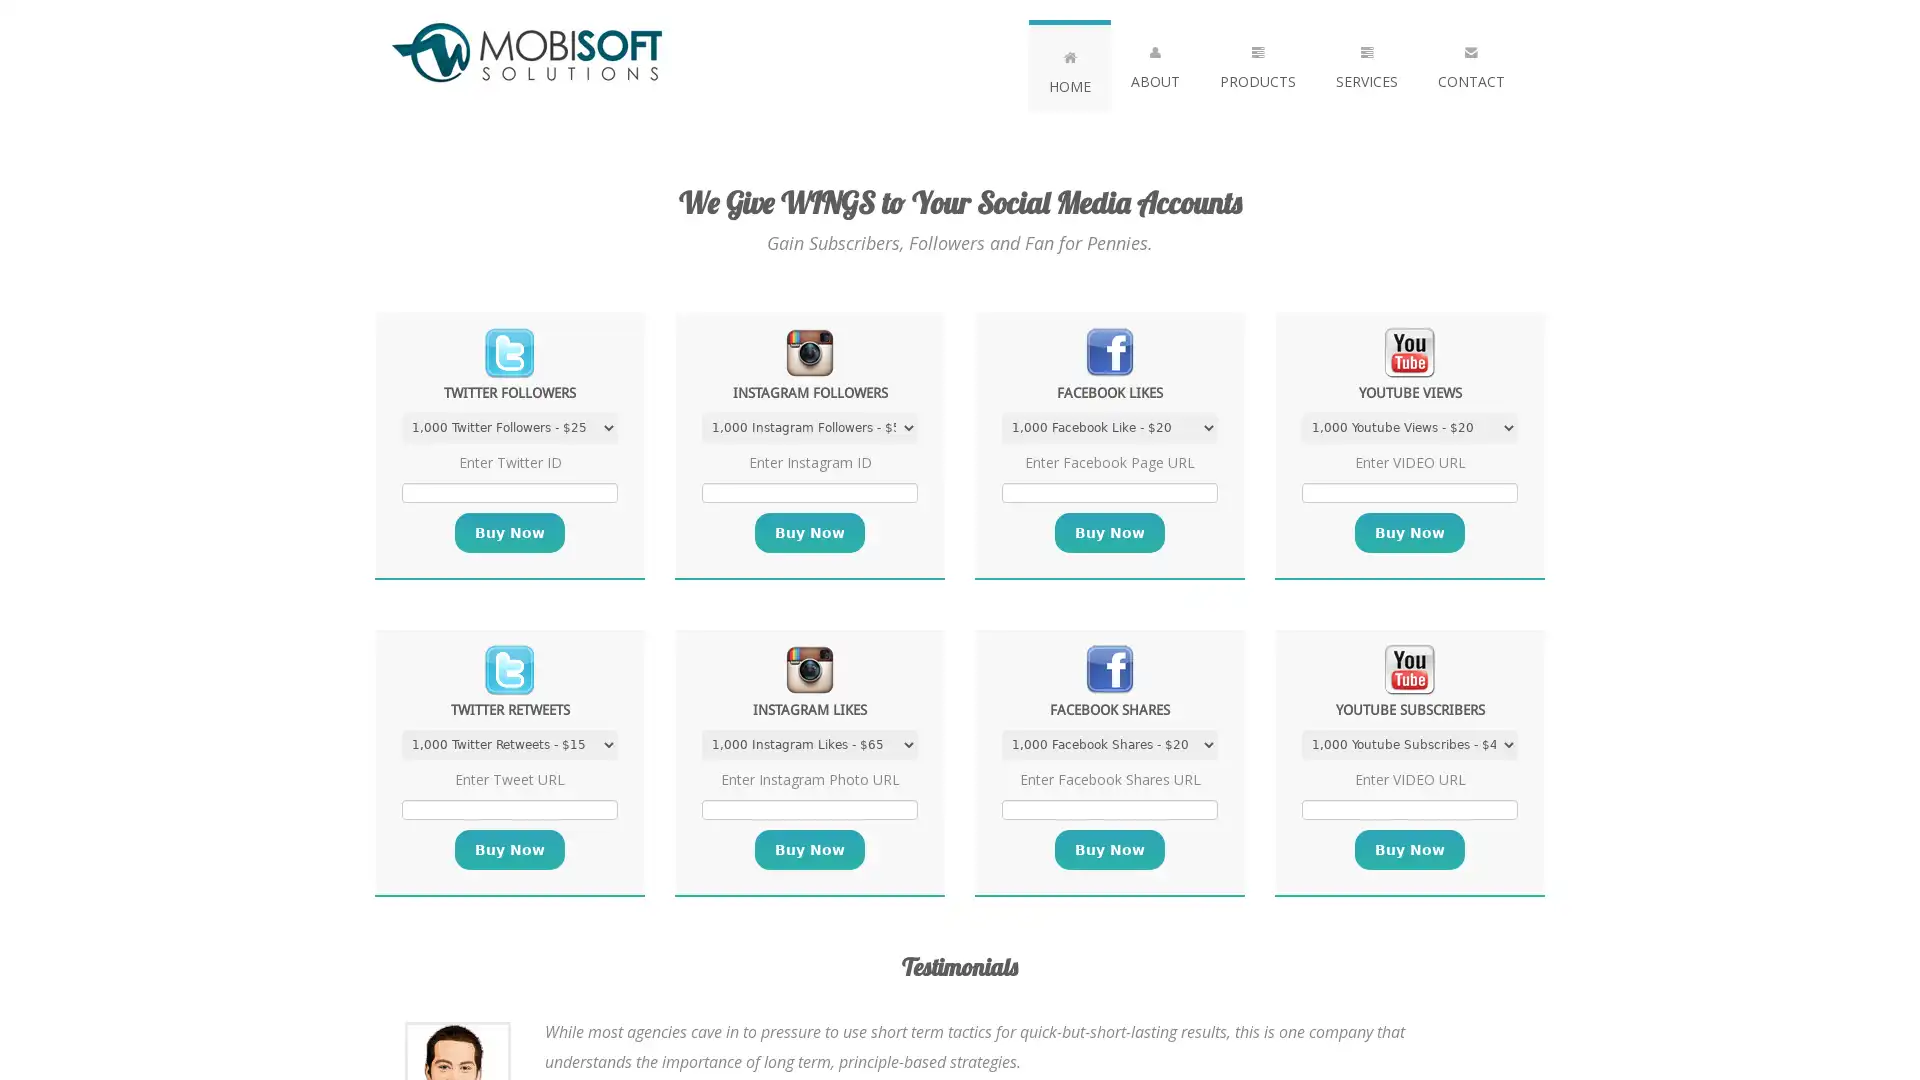  What do you see at coordinates (1108, 531) in the screenshot?
I see `Buy Now` at bounding box center [1108, 531].